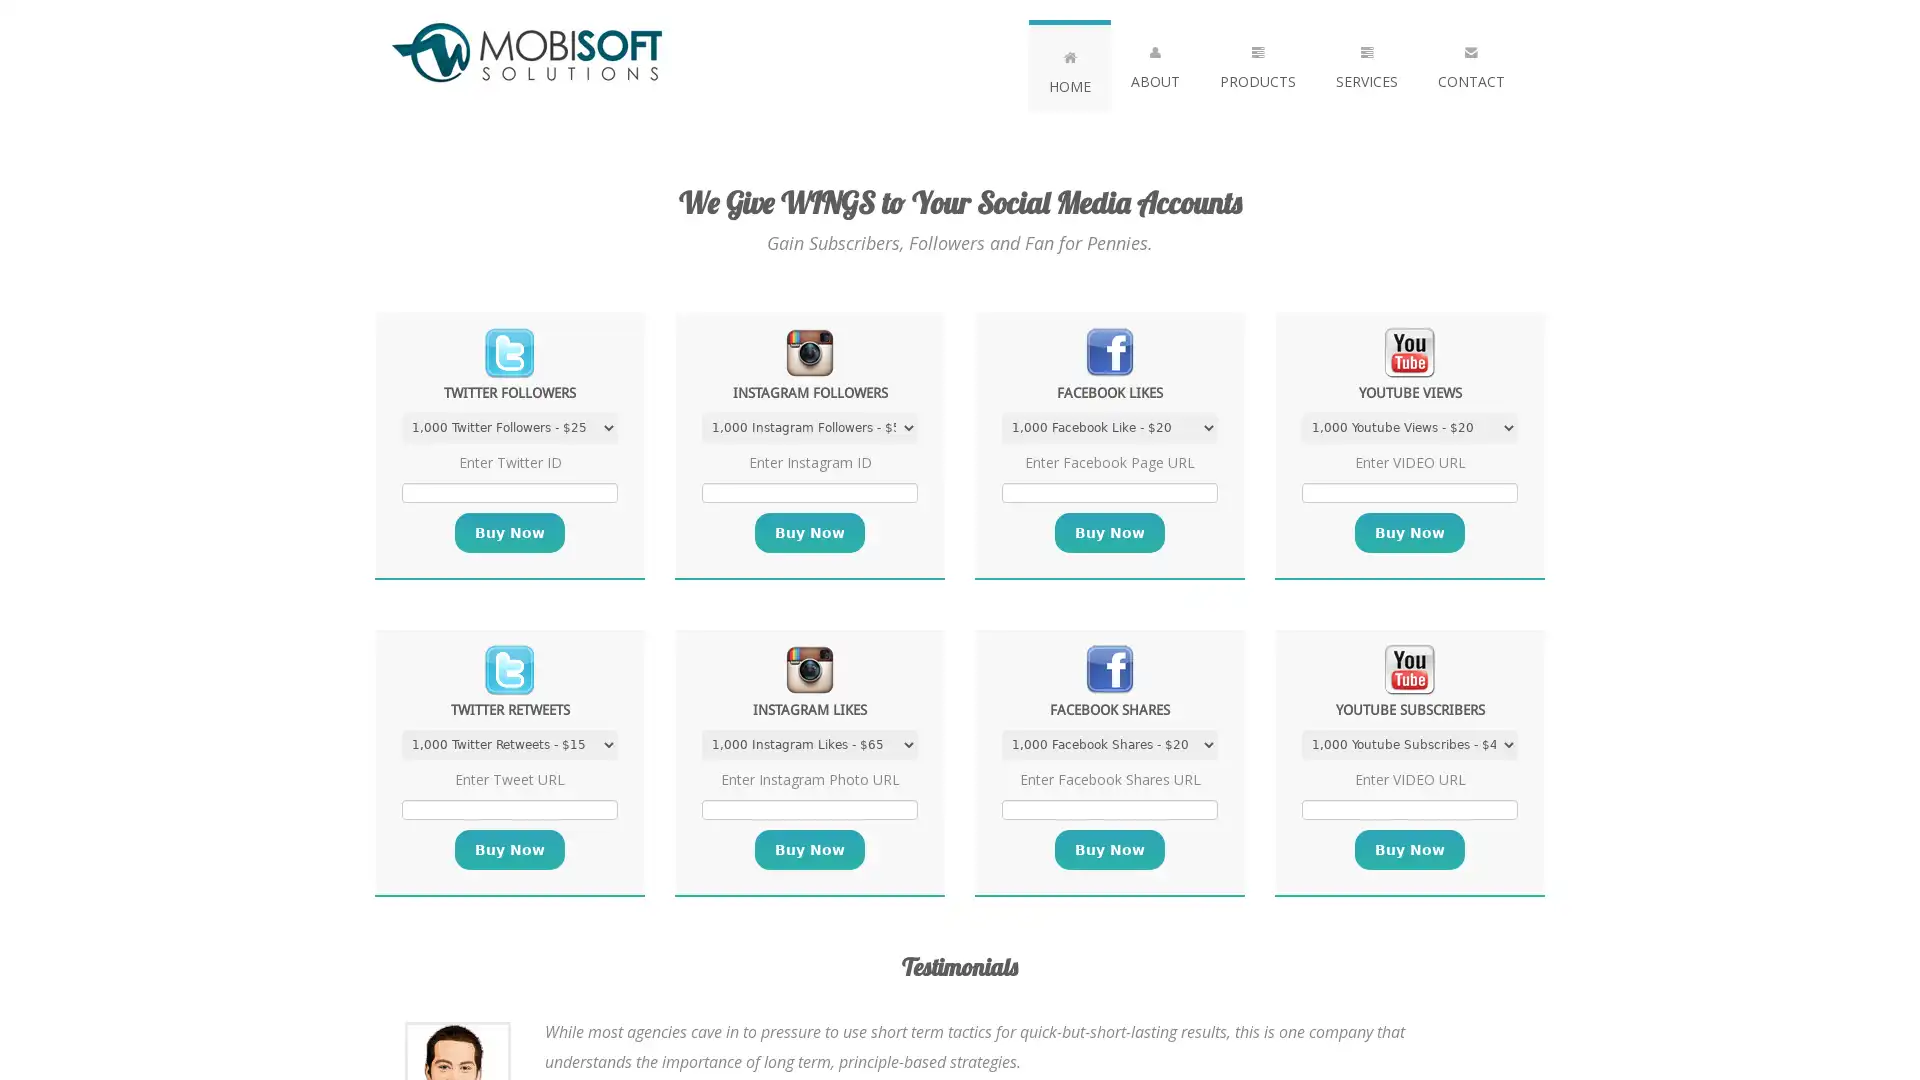  What do you see at coordinates (1108, 531) in the screenshot?
I see `Buy Now` at bounding box center [1108, 531].